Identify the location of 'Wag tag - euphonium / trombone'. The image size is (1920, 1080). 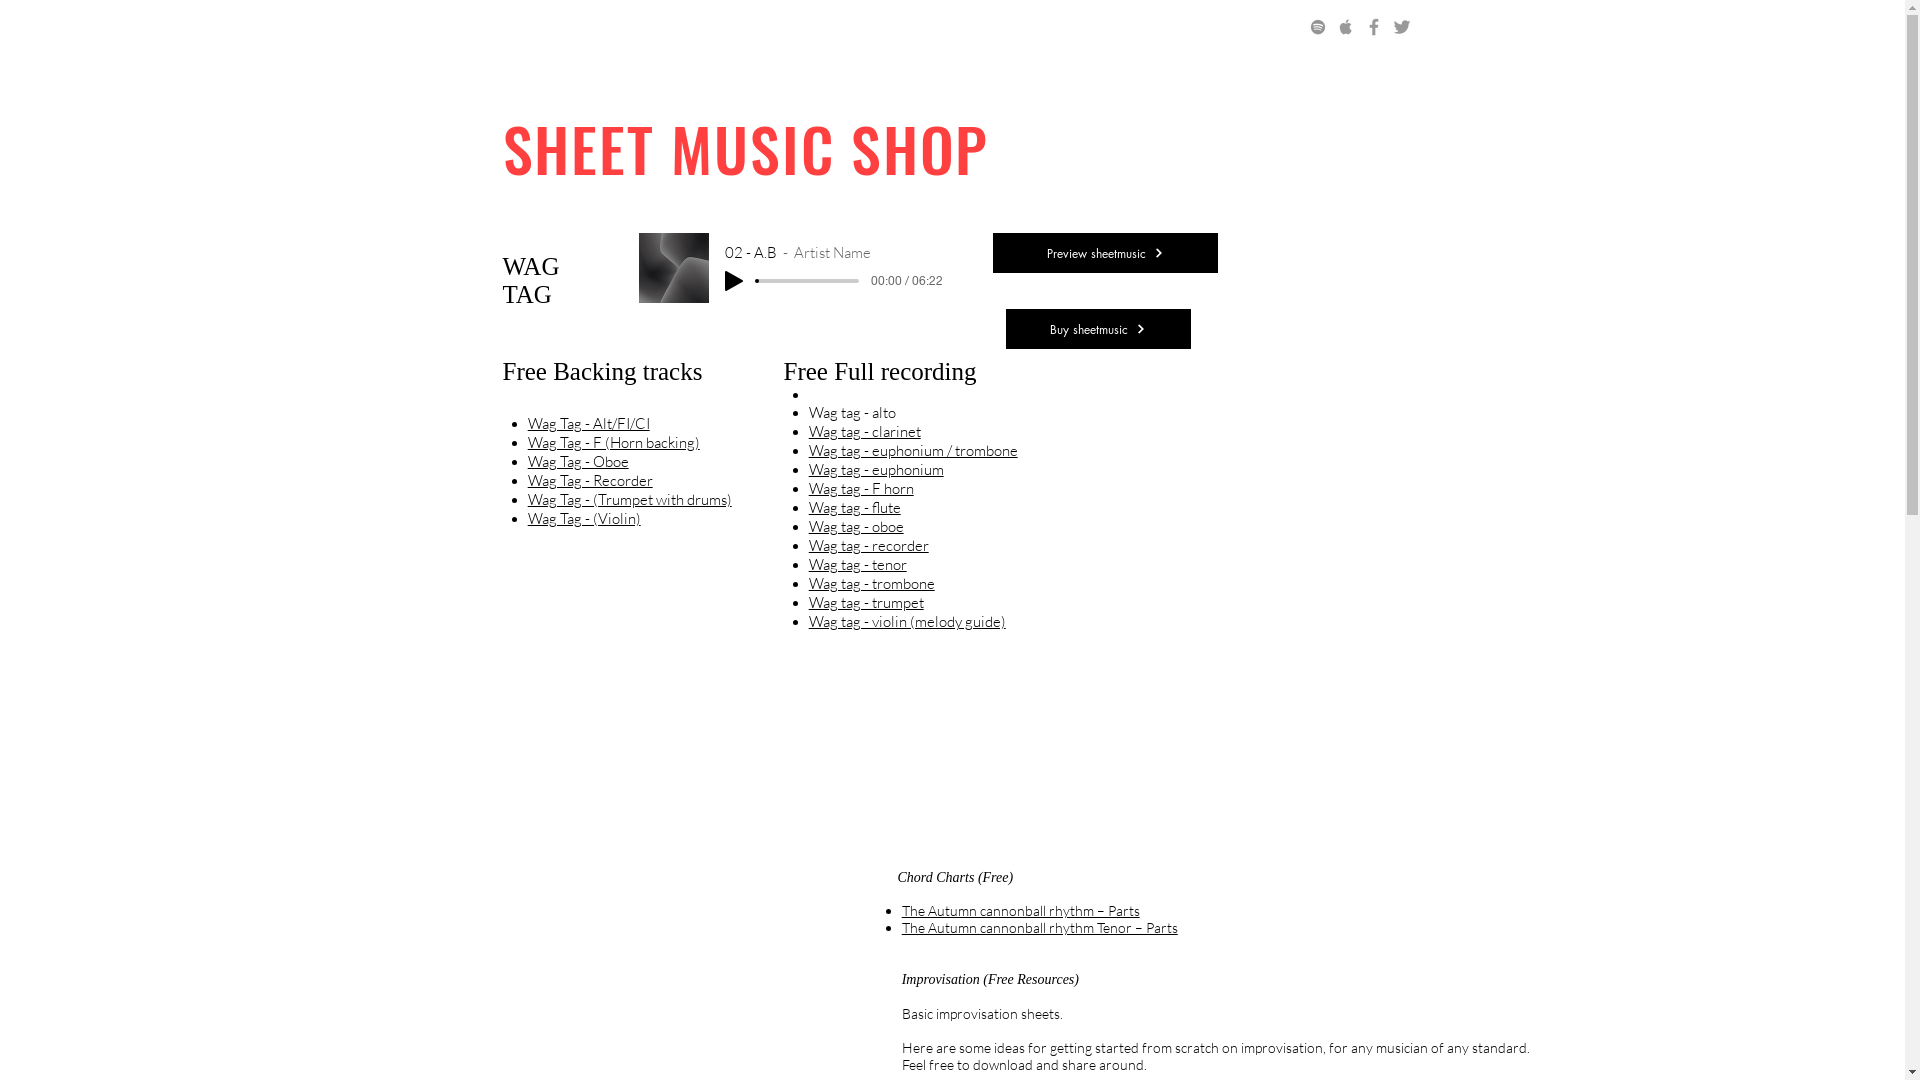
(809, 450).